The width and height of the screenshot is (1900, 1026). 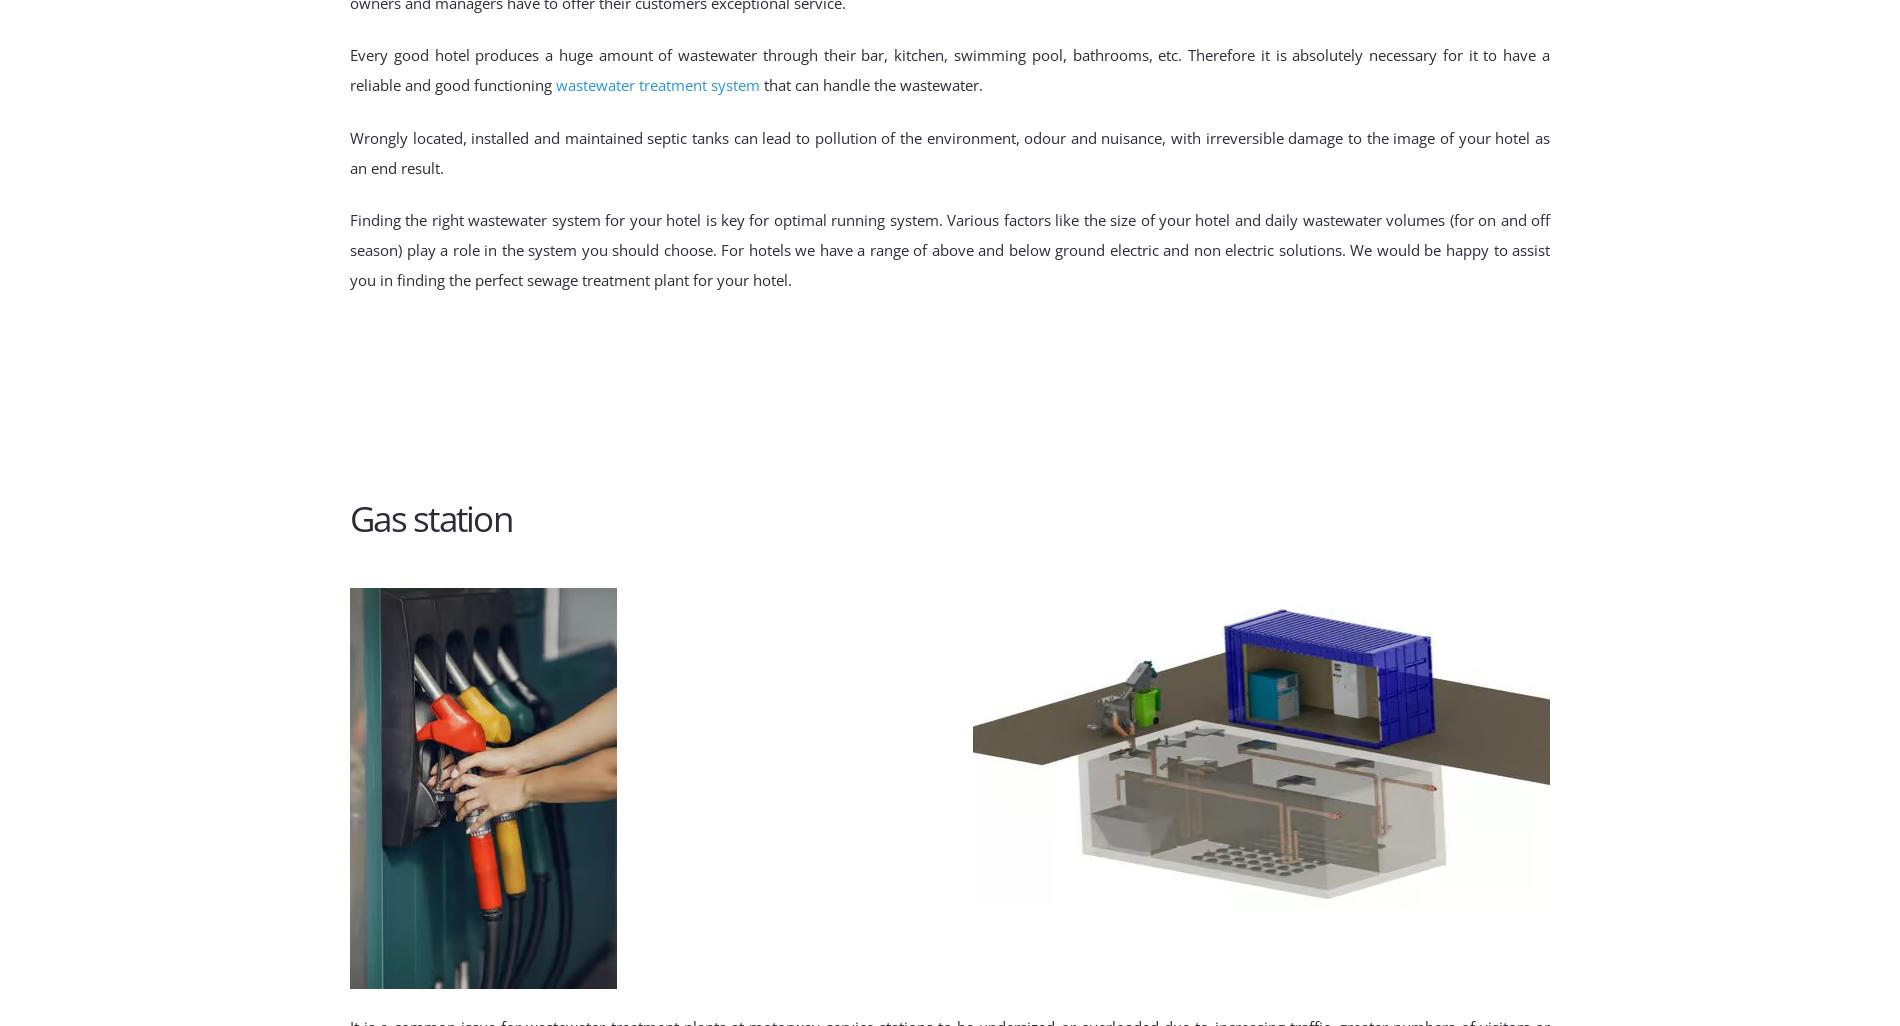 I want to click on 'ptimal running system. Various factors like', so click(x=931, y=219).